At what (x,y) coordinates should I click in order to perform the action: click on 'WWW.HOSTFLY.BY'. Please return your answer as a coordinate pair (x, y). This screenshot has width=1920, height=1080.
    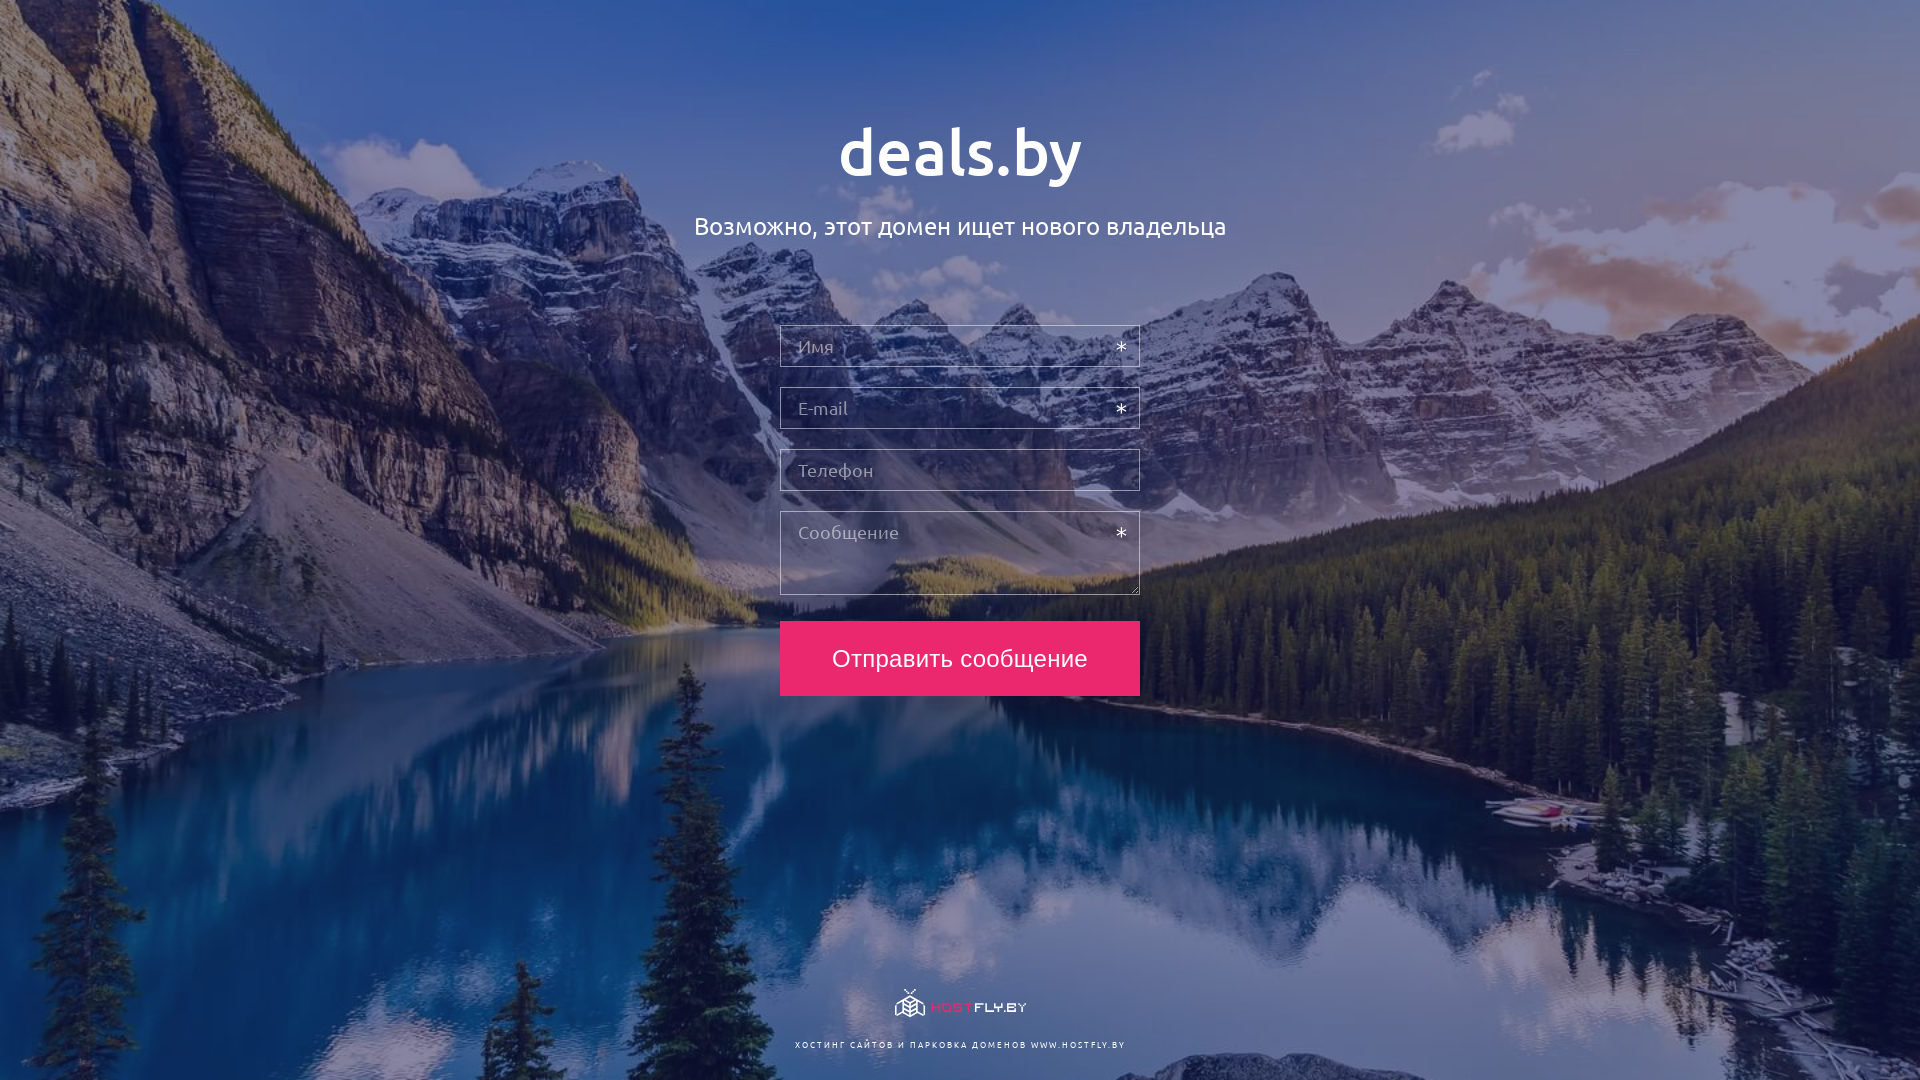
    Looking at the image, I should click on (1076, 1043).